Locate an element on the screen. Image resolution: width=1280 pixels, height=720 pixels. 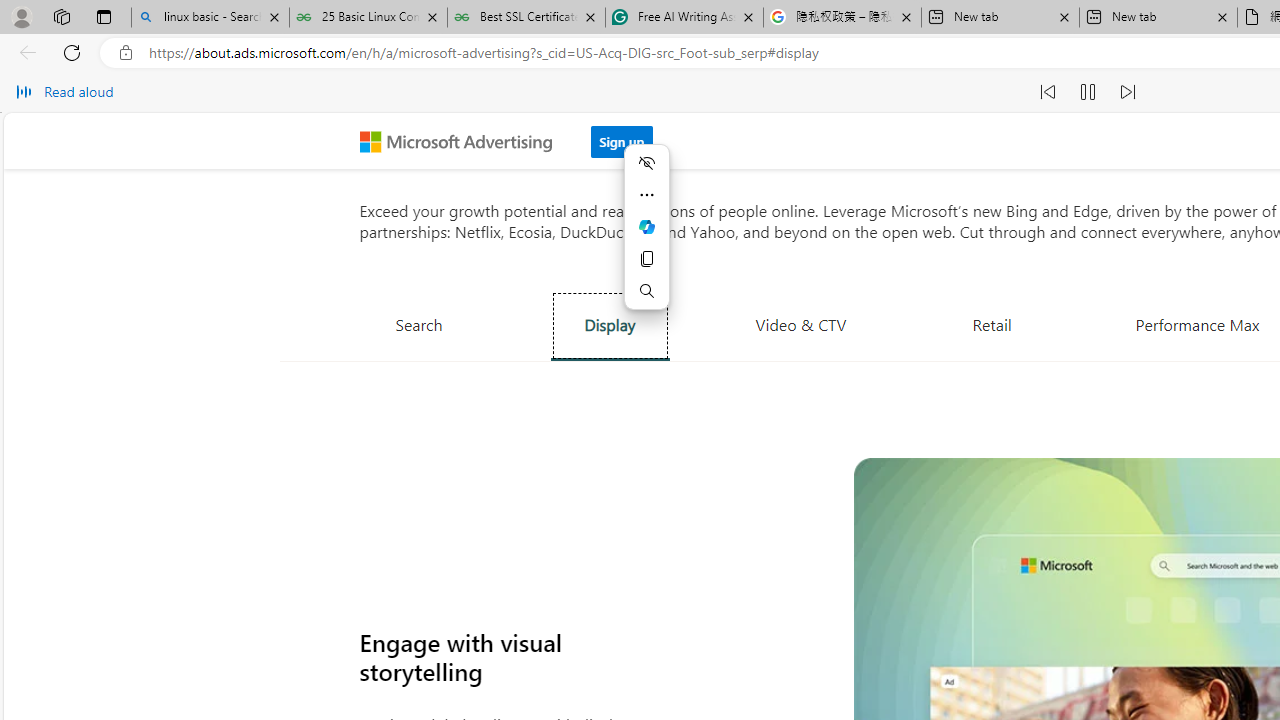
'Ask Copilot' is located at coordinates (647, 226).